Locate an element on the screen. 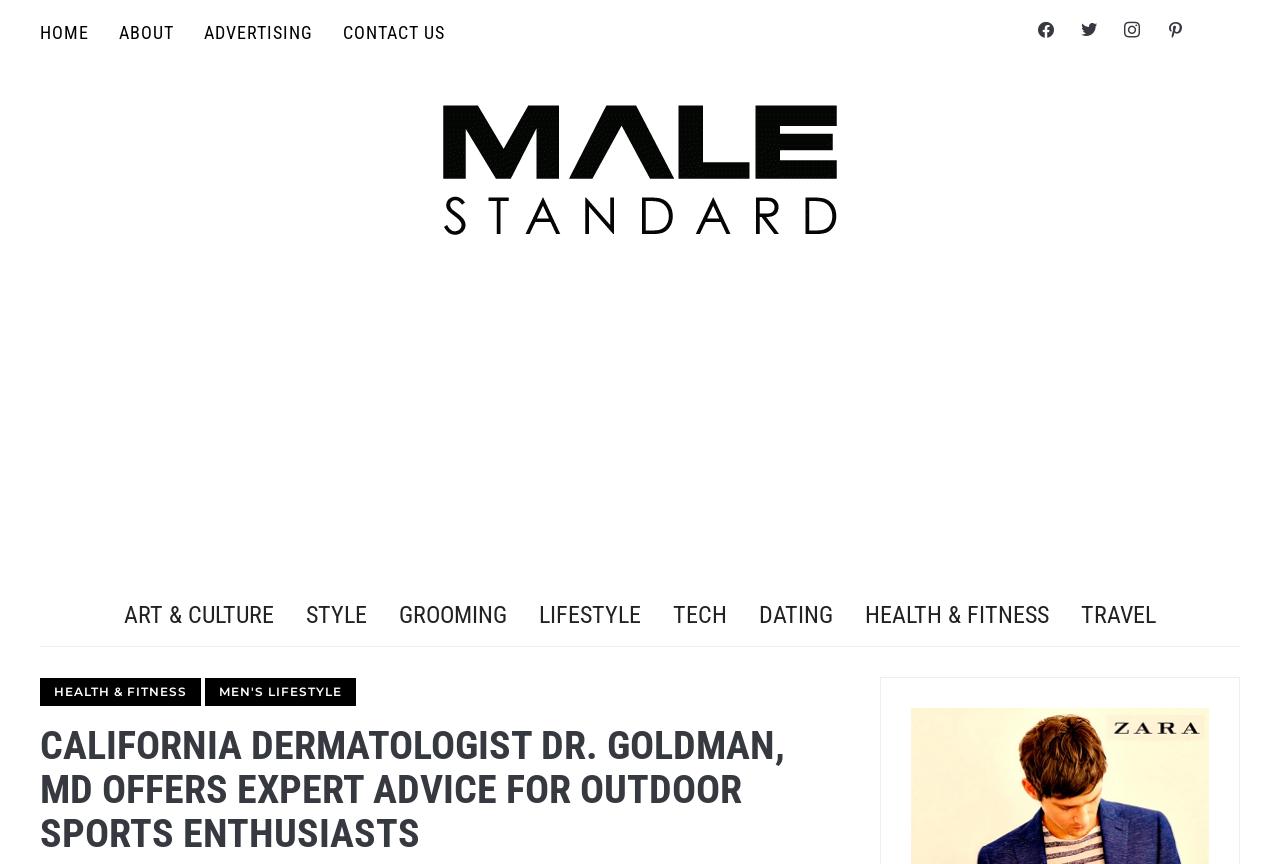 The image size is (1280, 864). 'Dating' is located at coordinates (795, 613).